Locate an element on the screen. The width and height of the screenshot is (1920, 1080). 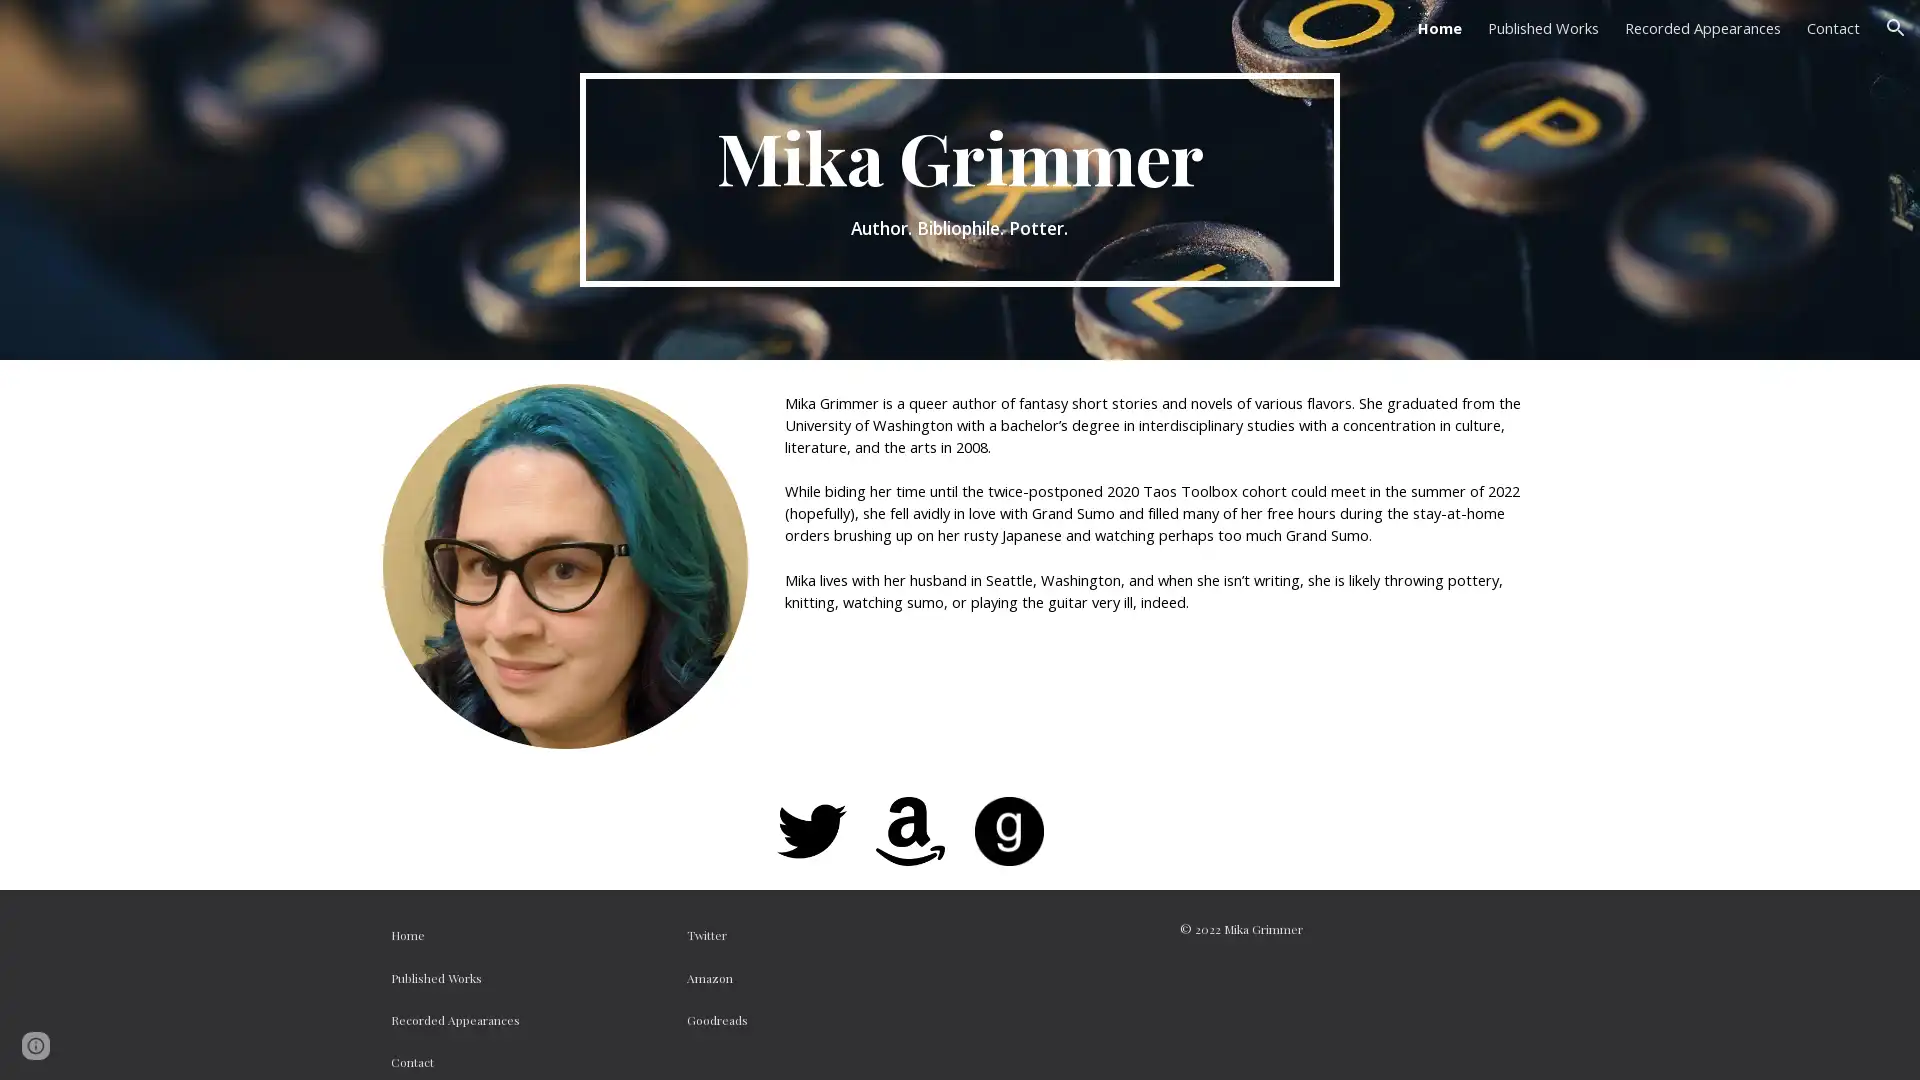
Skip to navigation is located at coordinates (1139, 37).